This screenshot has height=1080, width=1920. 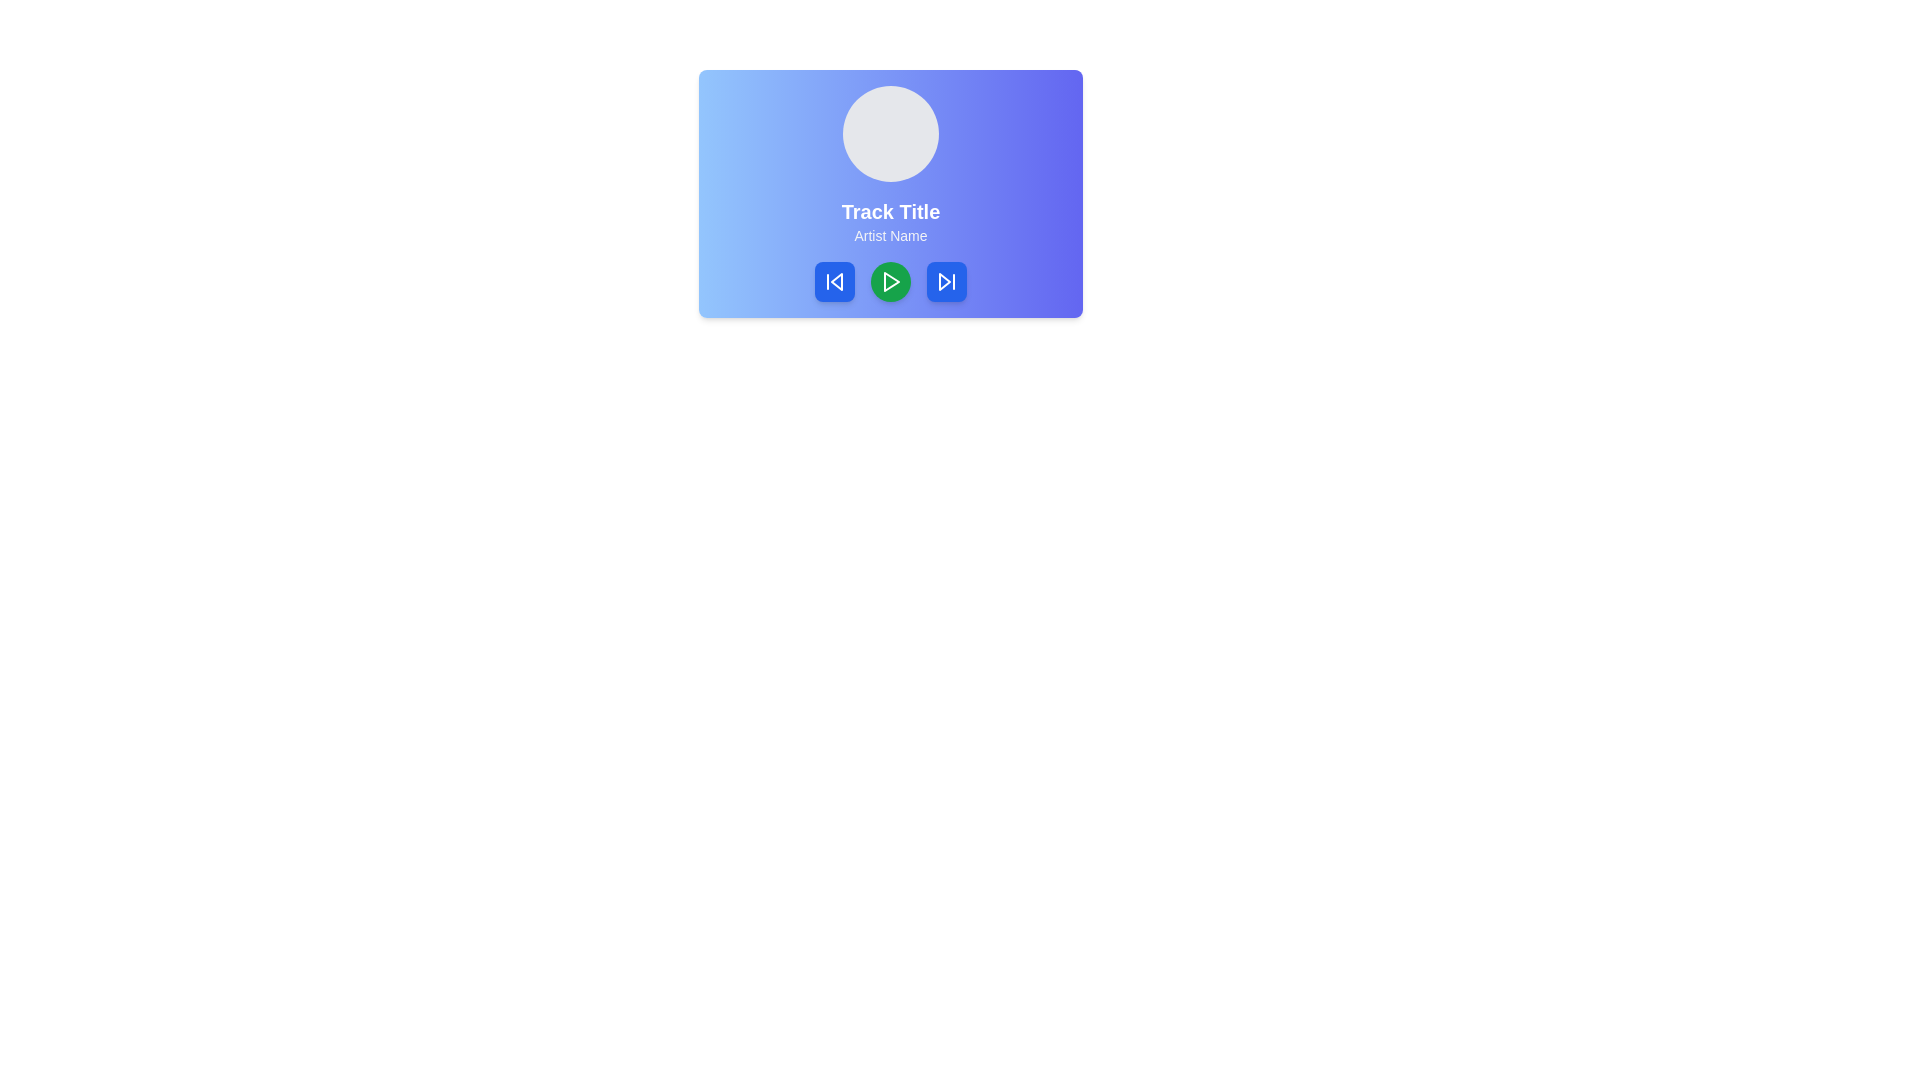 I want to click on the right-facing triangular play icon within the circular play button of the media player interface for keyboard interaction, so click(x=891, y=281).